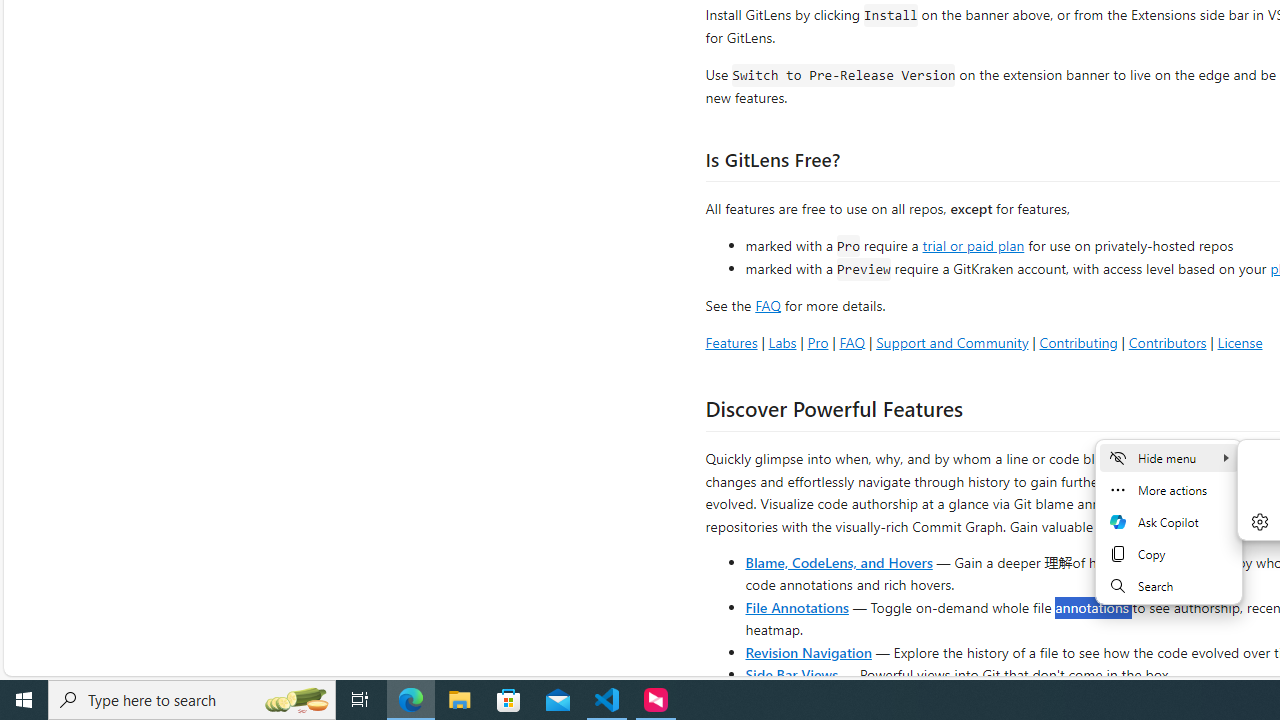 Image resolution: width=1280 pixels, height=720 pixels. I want to click on 'File Annotations', so click(795, 605).